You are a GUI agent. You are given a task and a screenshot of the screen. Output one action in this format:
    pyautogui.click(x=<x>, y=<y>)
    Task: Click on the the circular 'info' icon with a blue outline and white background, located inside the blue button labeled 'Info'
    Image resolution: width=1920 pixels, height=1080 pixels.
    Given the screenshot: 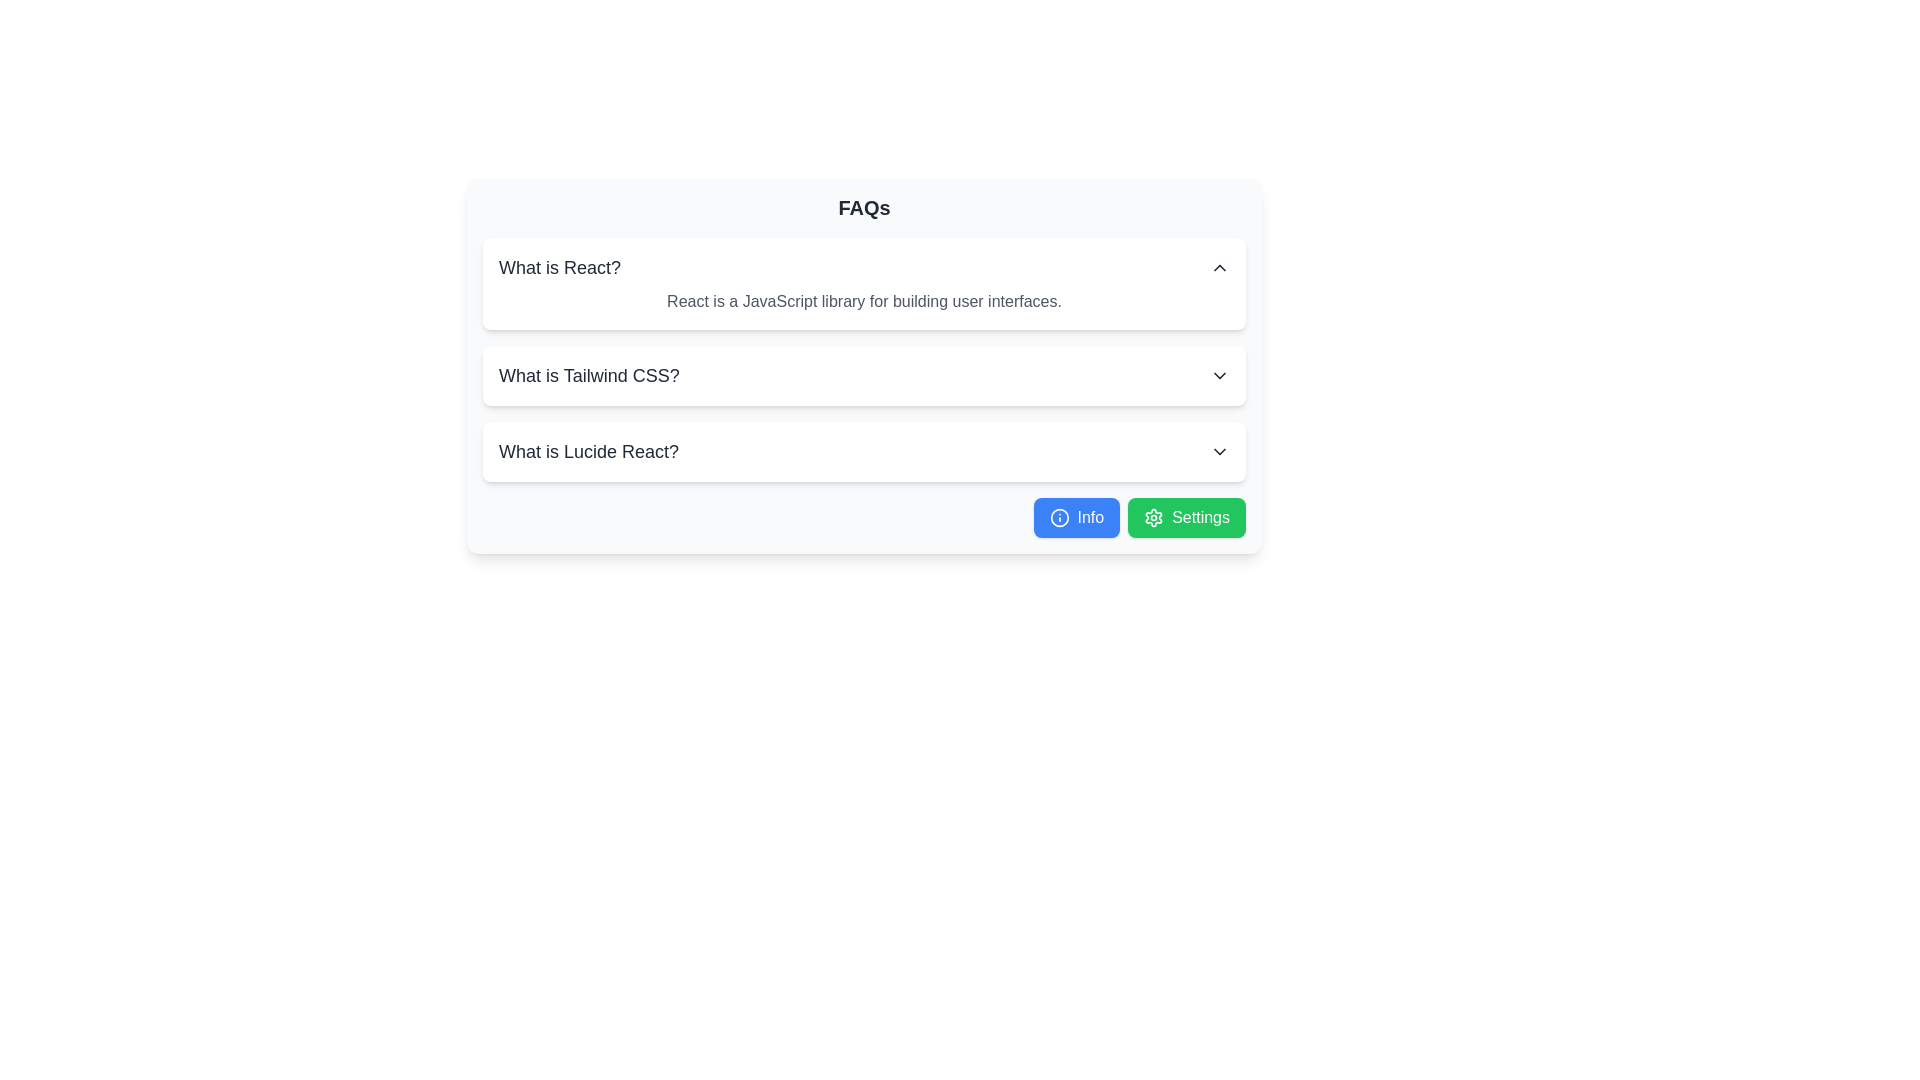 What is the action you would take?
    pyautogui.click(x=1058, y=516)
    